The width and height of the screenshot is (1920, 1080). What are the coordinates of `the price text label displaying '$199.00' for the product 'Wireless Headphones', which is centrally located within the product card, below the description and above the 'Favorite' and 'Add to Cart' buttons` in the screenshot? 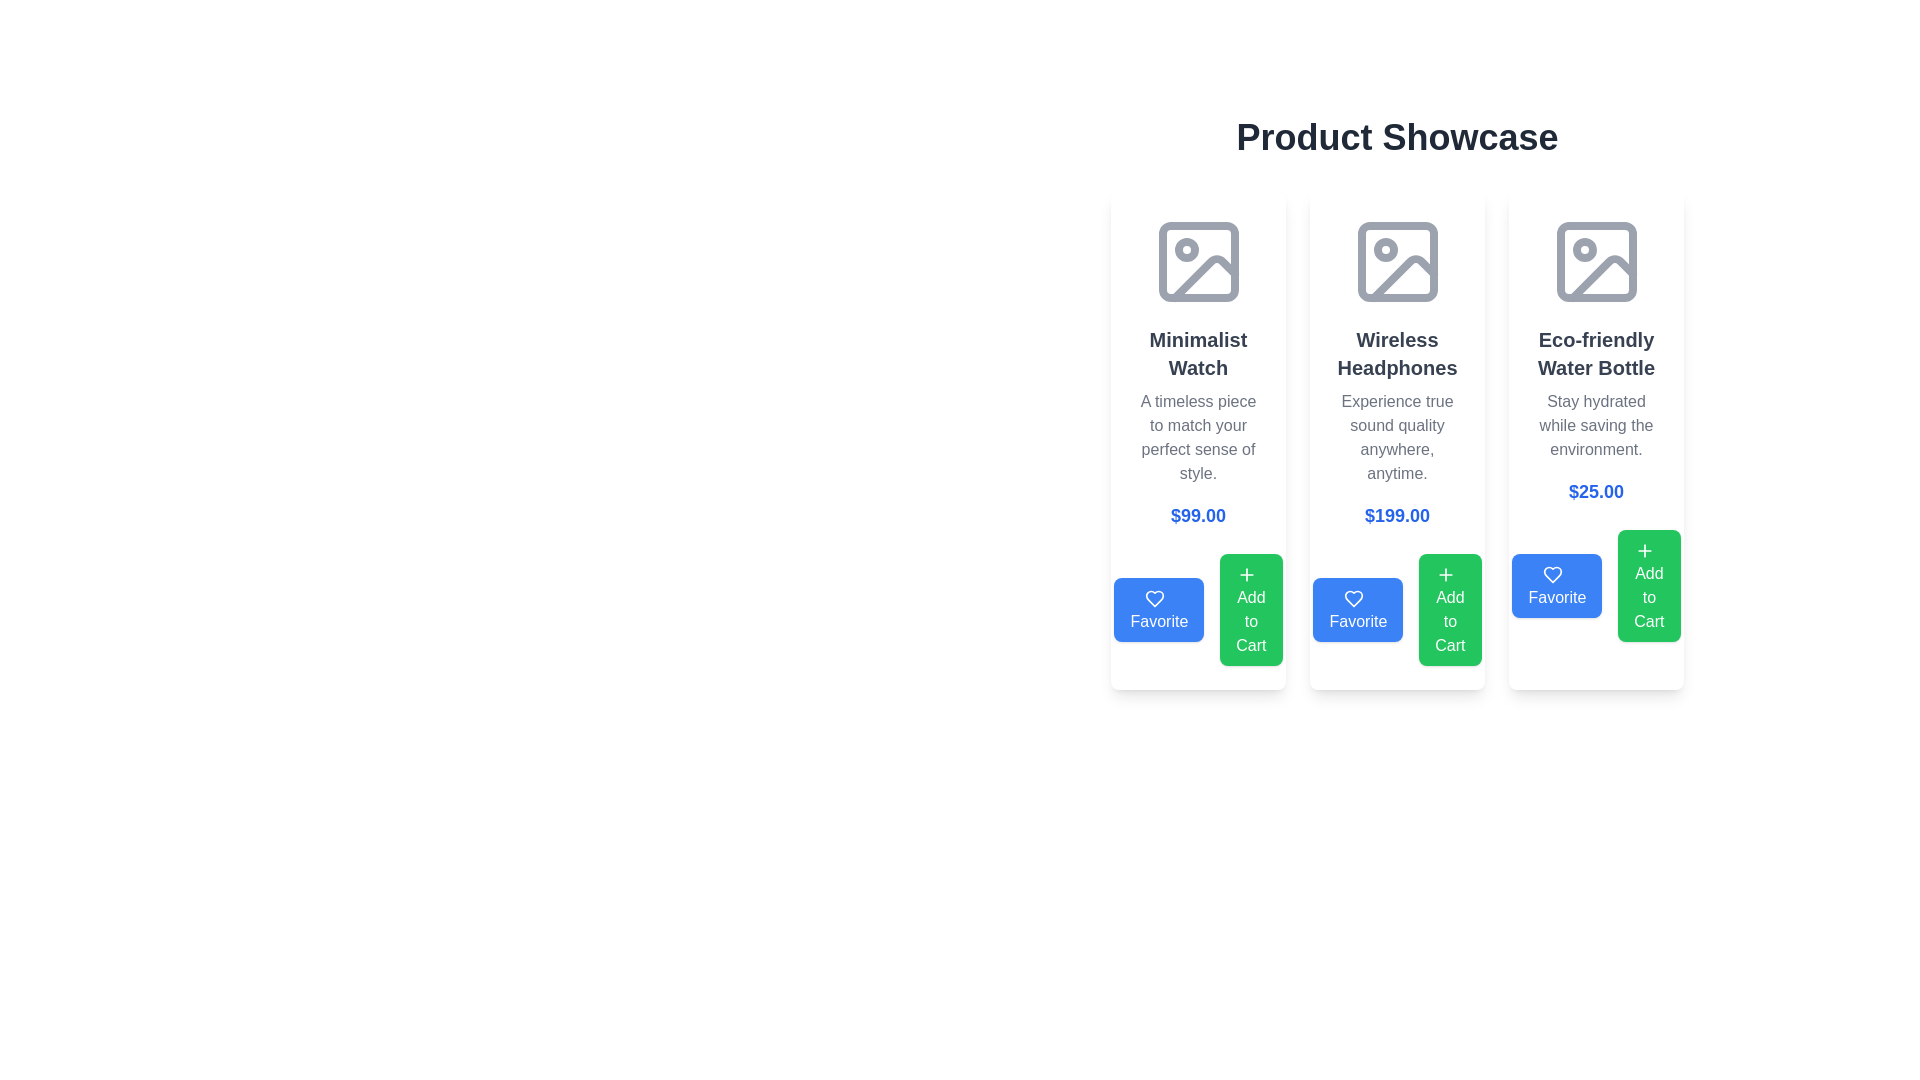 It's located at (1396, 515).